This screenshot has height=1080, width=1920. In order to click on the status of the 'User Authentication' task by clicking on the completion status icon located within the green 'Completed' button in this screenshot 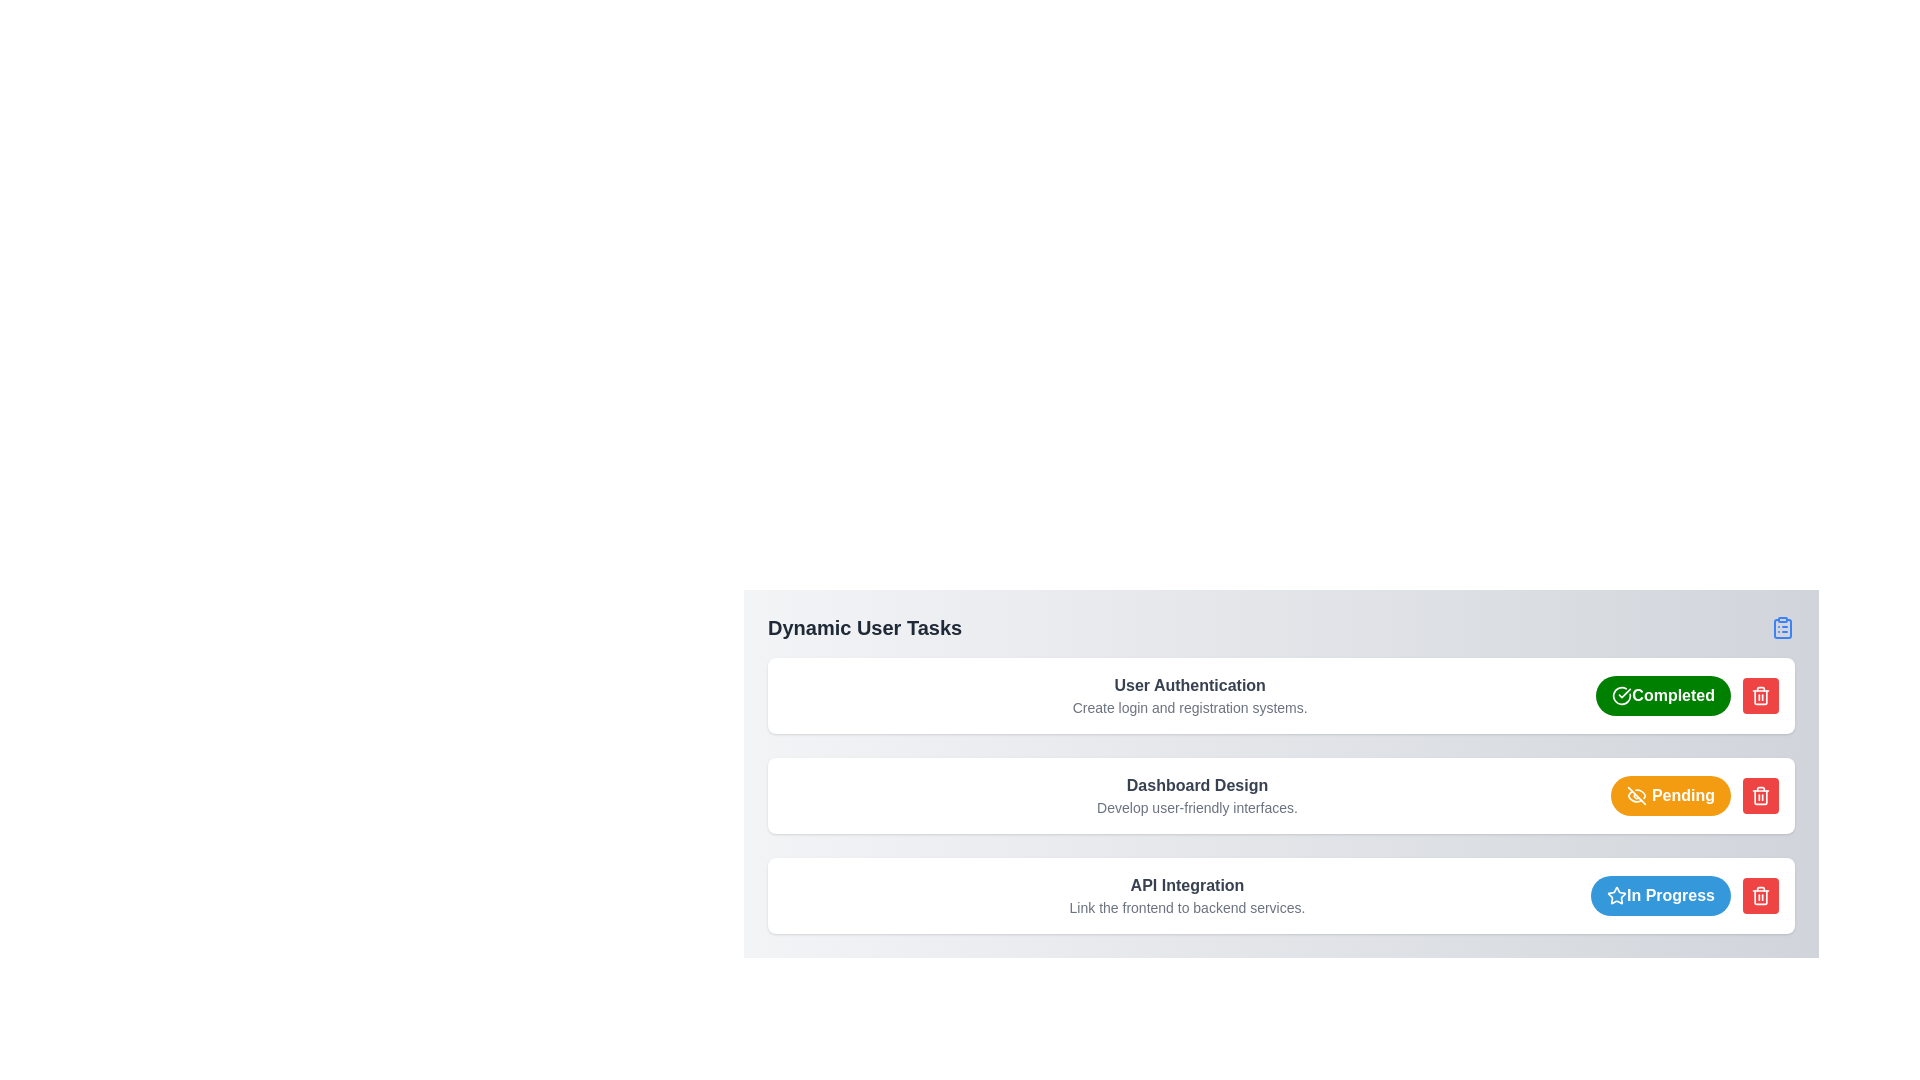, I will do `click(1622, 694)`.